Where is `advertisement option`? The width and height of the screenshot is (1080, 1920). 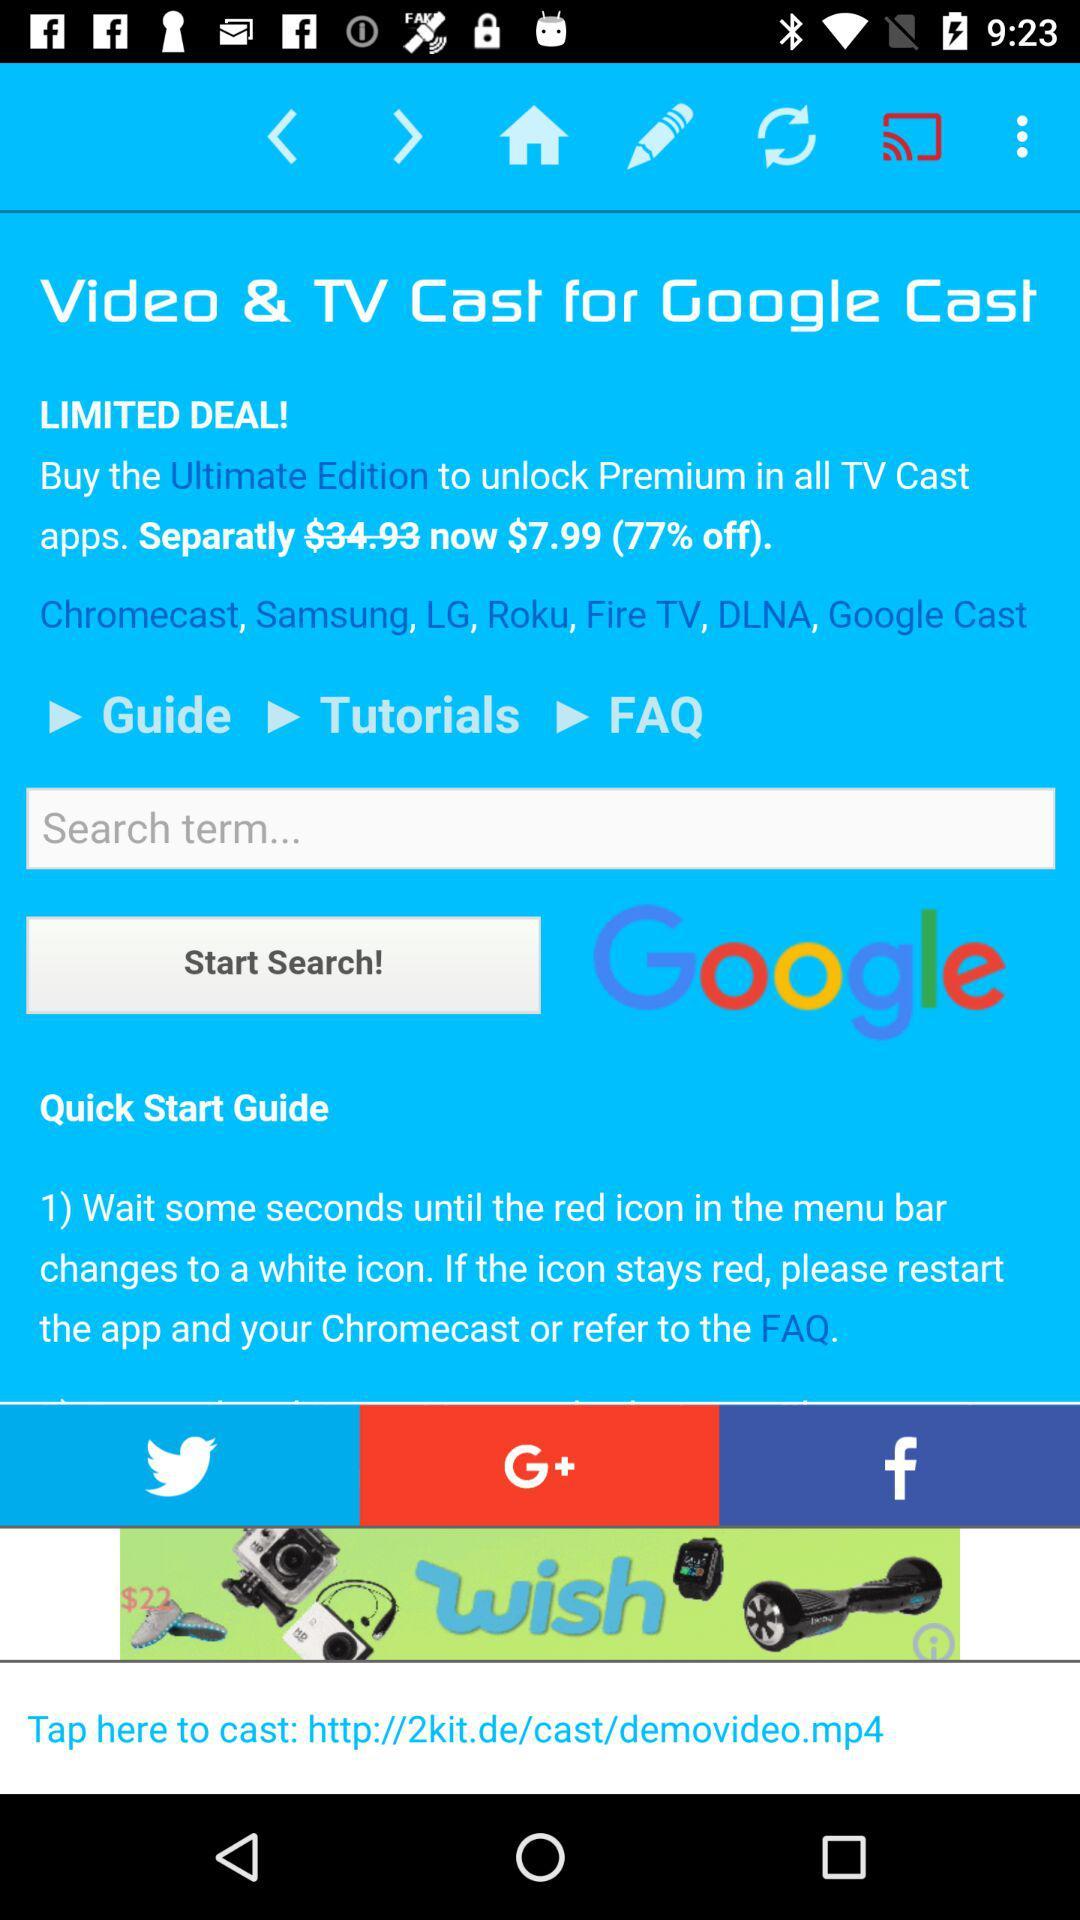 advertisement option is located at coordinates (540, 1593).